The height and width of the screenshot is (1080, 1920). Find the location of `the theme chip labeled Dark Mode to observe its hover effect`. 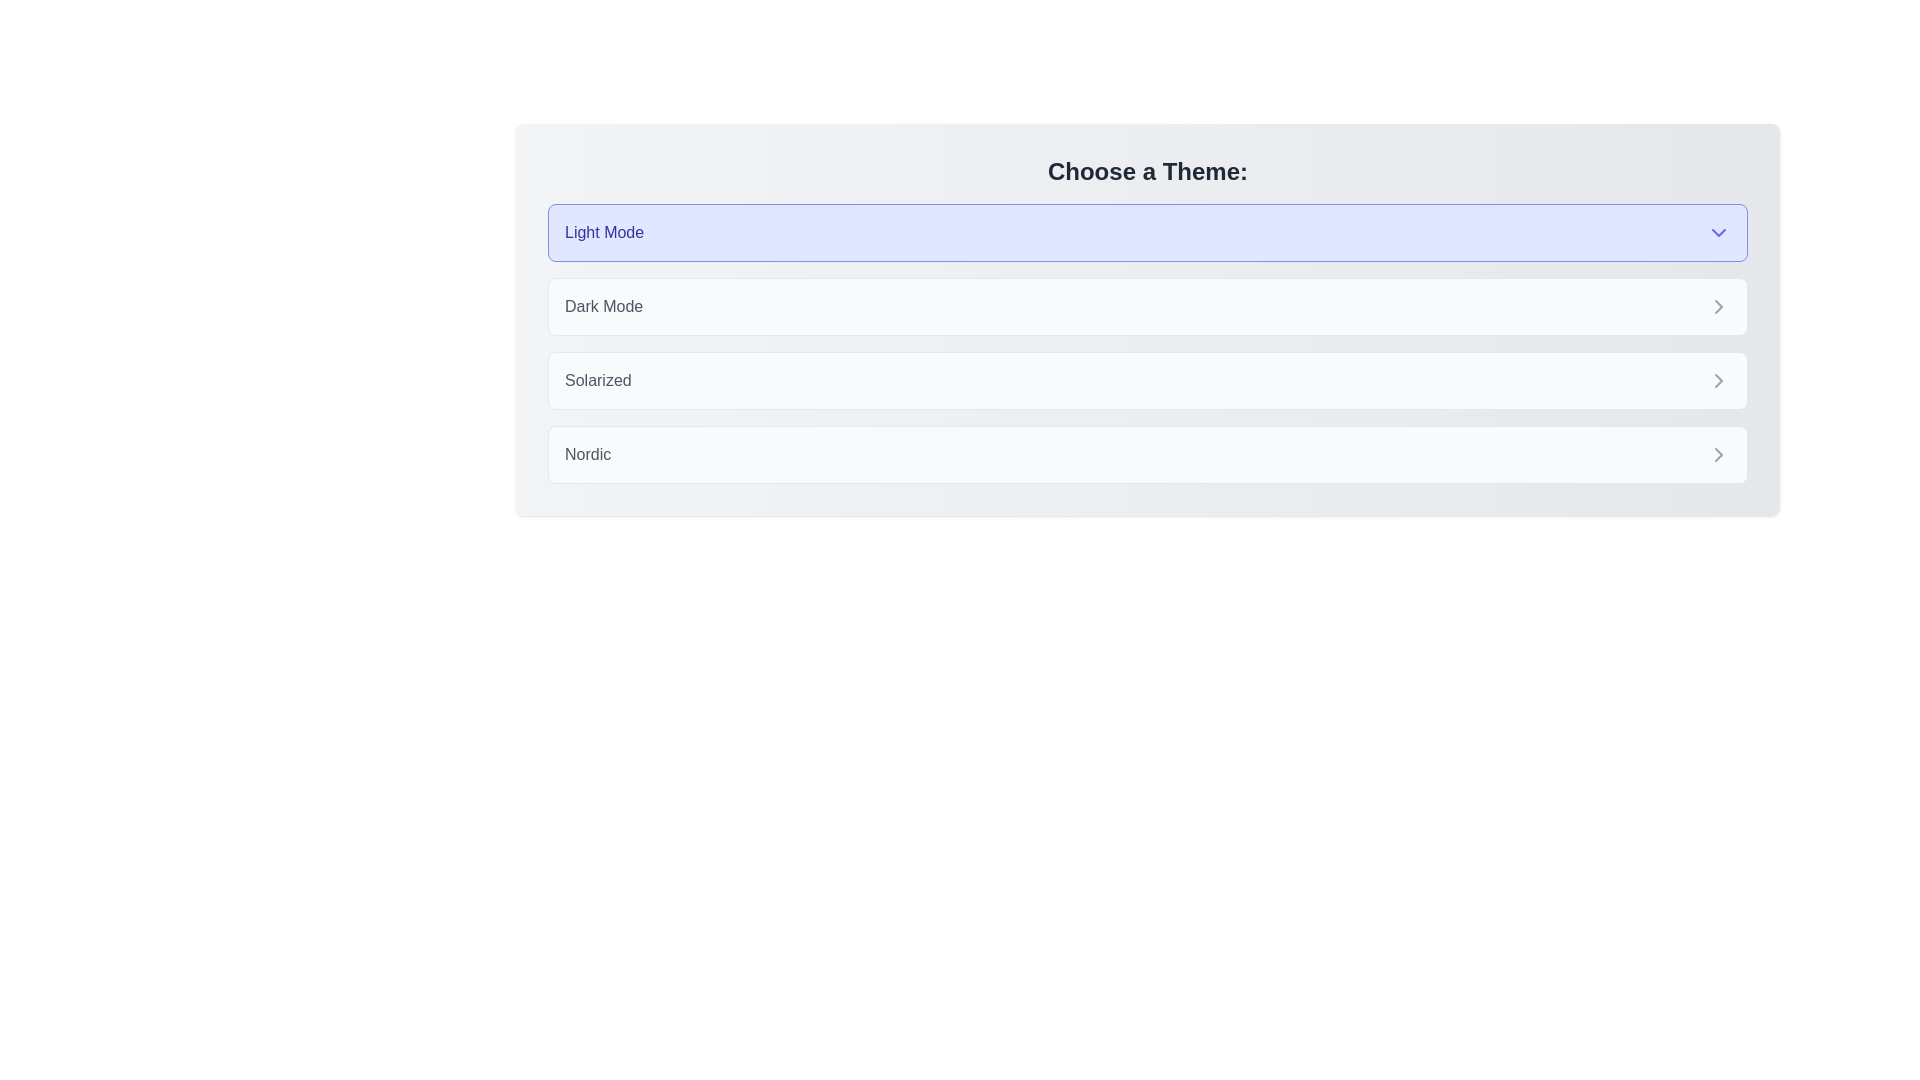

the theme chip labeled Dark Mode to observe its hover effect is located at coordinates (1147, 307).